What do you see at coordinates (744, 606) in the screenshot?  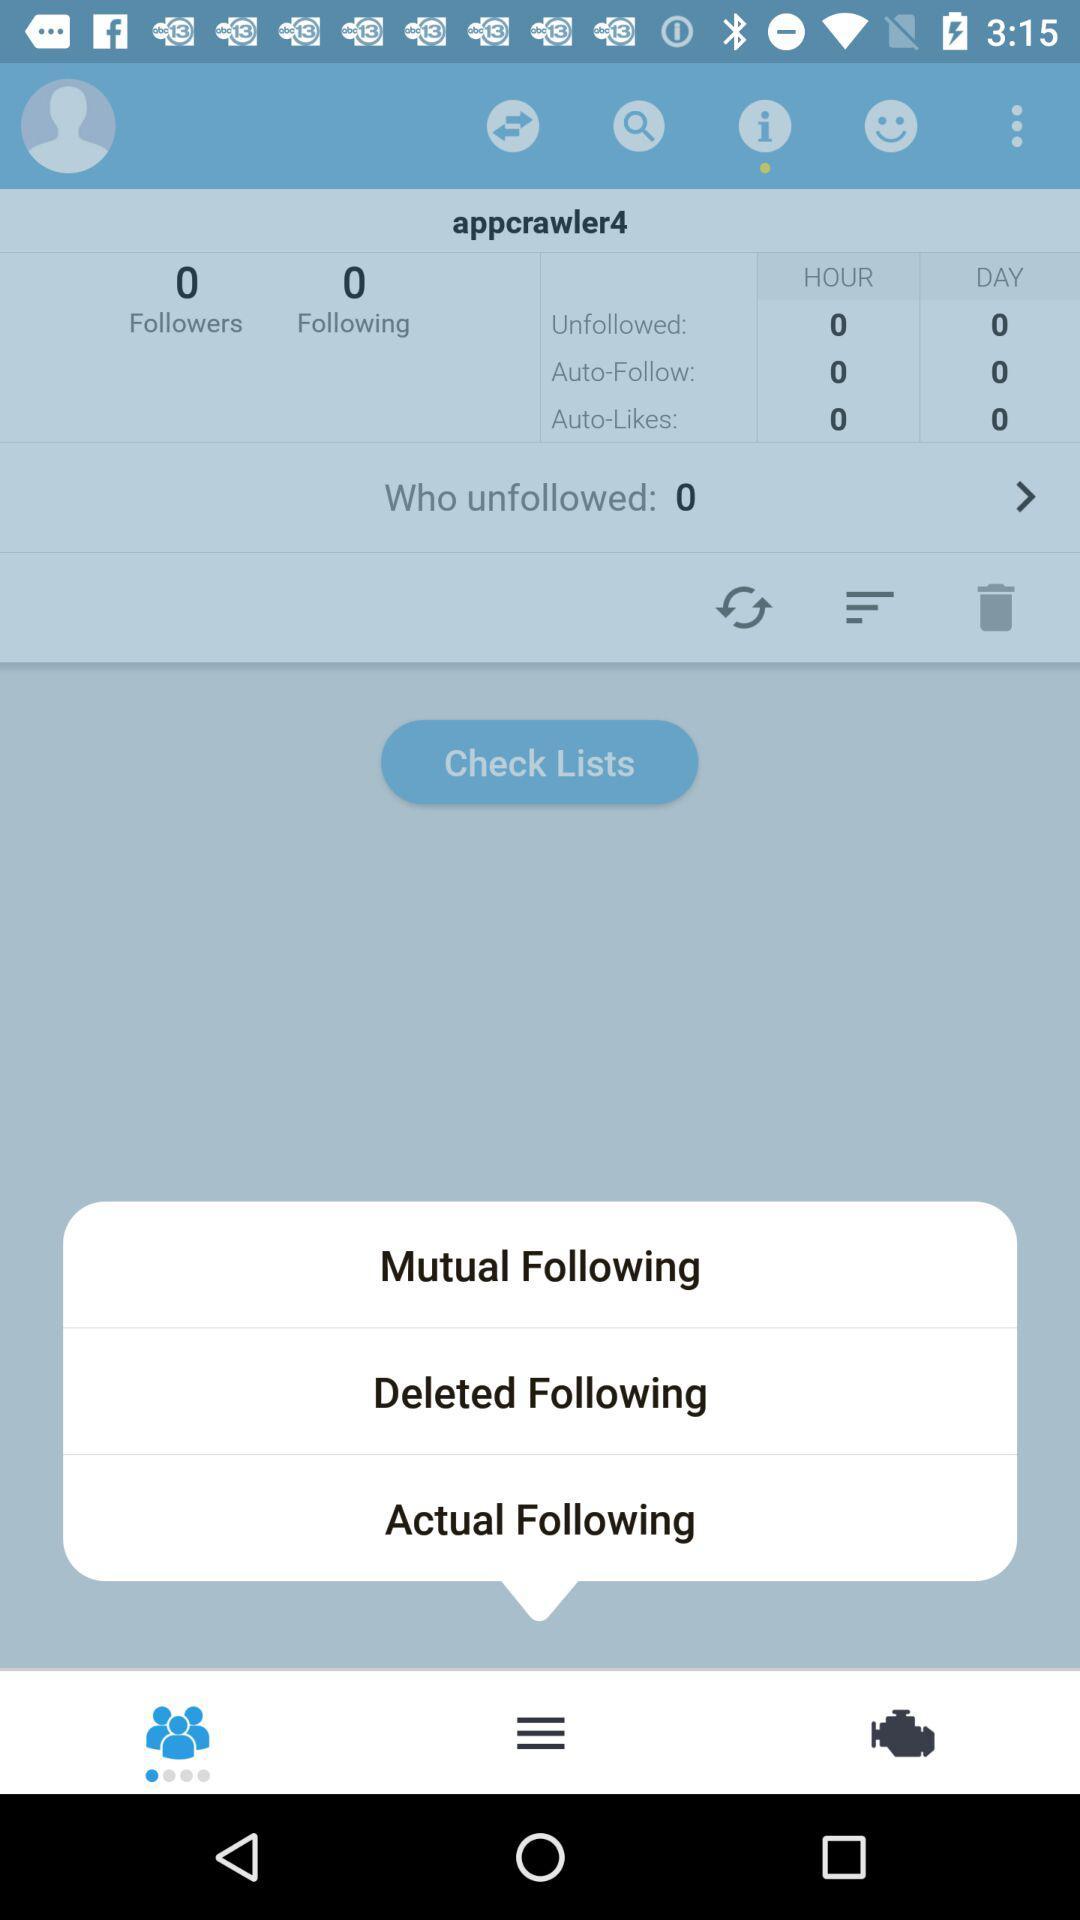 I see `reload page` at bounding box center [744, 606].